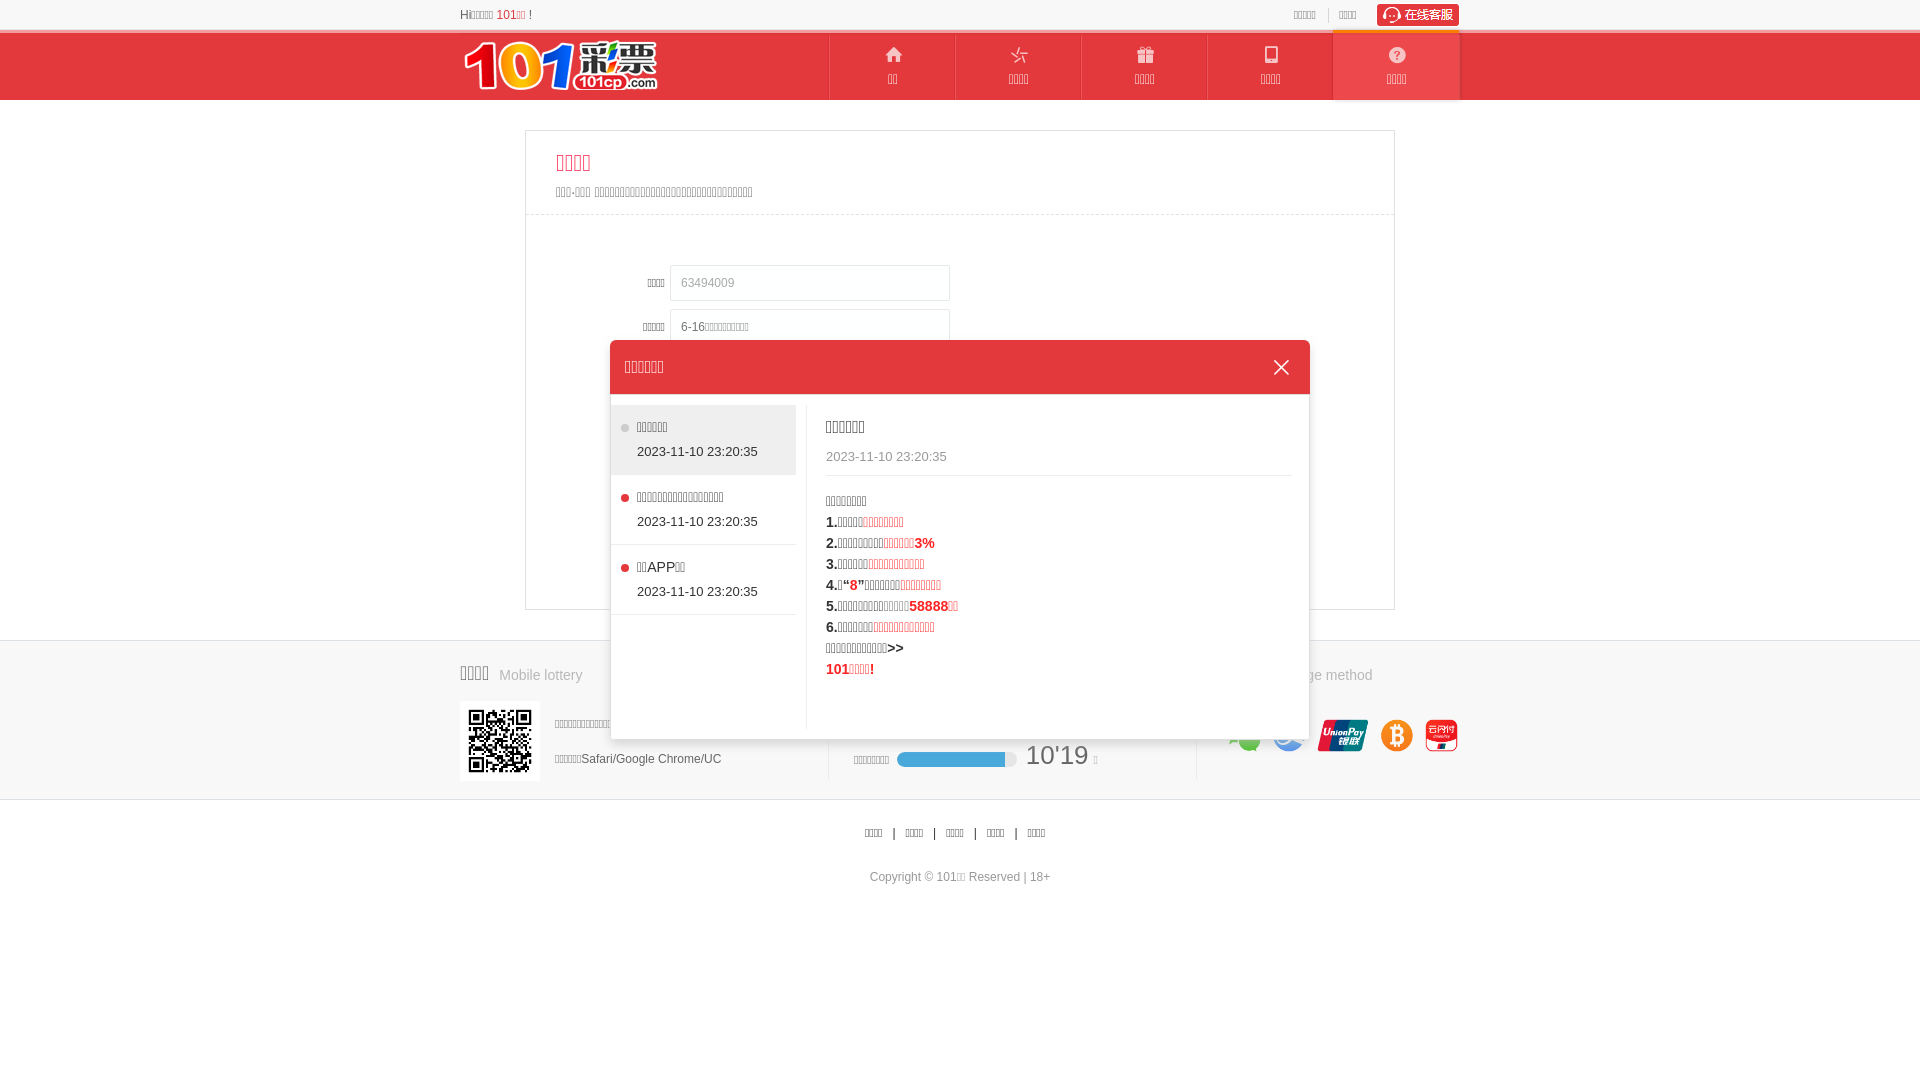 The image size is (1920, 1080). What do you see at coordinates (1015, 833) in the screenshot?
I see `'|'` at bounding box center [1015, 833].